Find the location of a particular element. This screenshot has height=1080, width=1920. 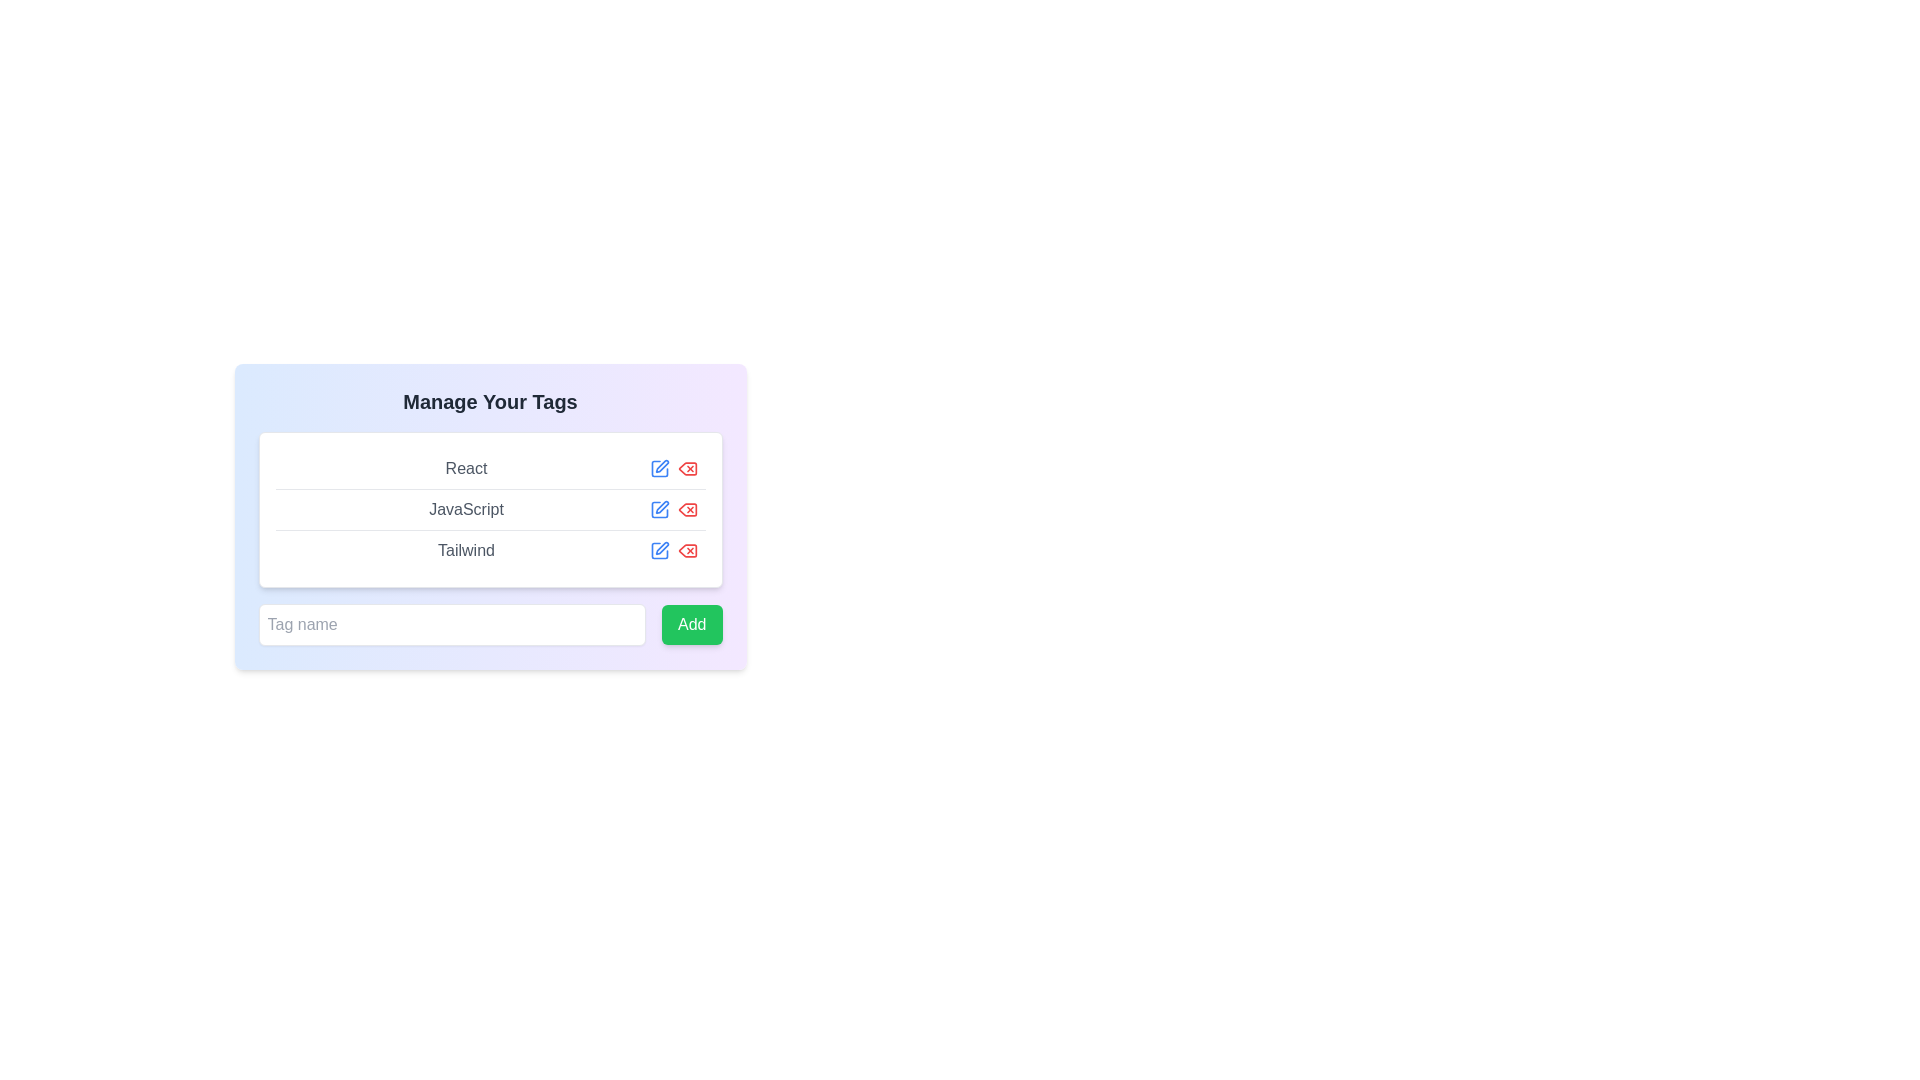

the pen icon within the SVG graphic located directly to the right of the text 'React' in the first row of the tag list is located at coordinates (662, 466).